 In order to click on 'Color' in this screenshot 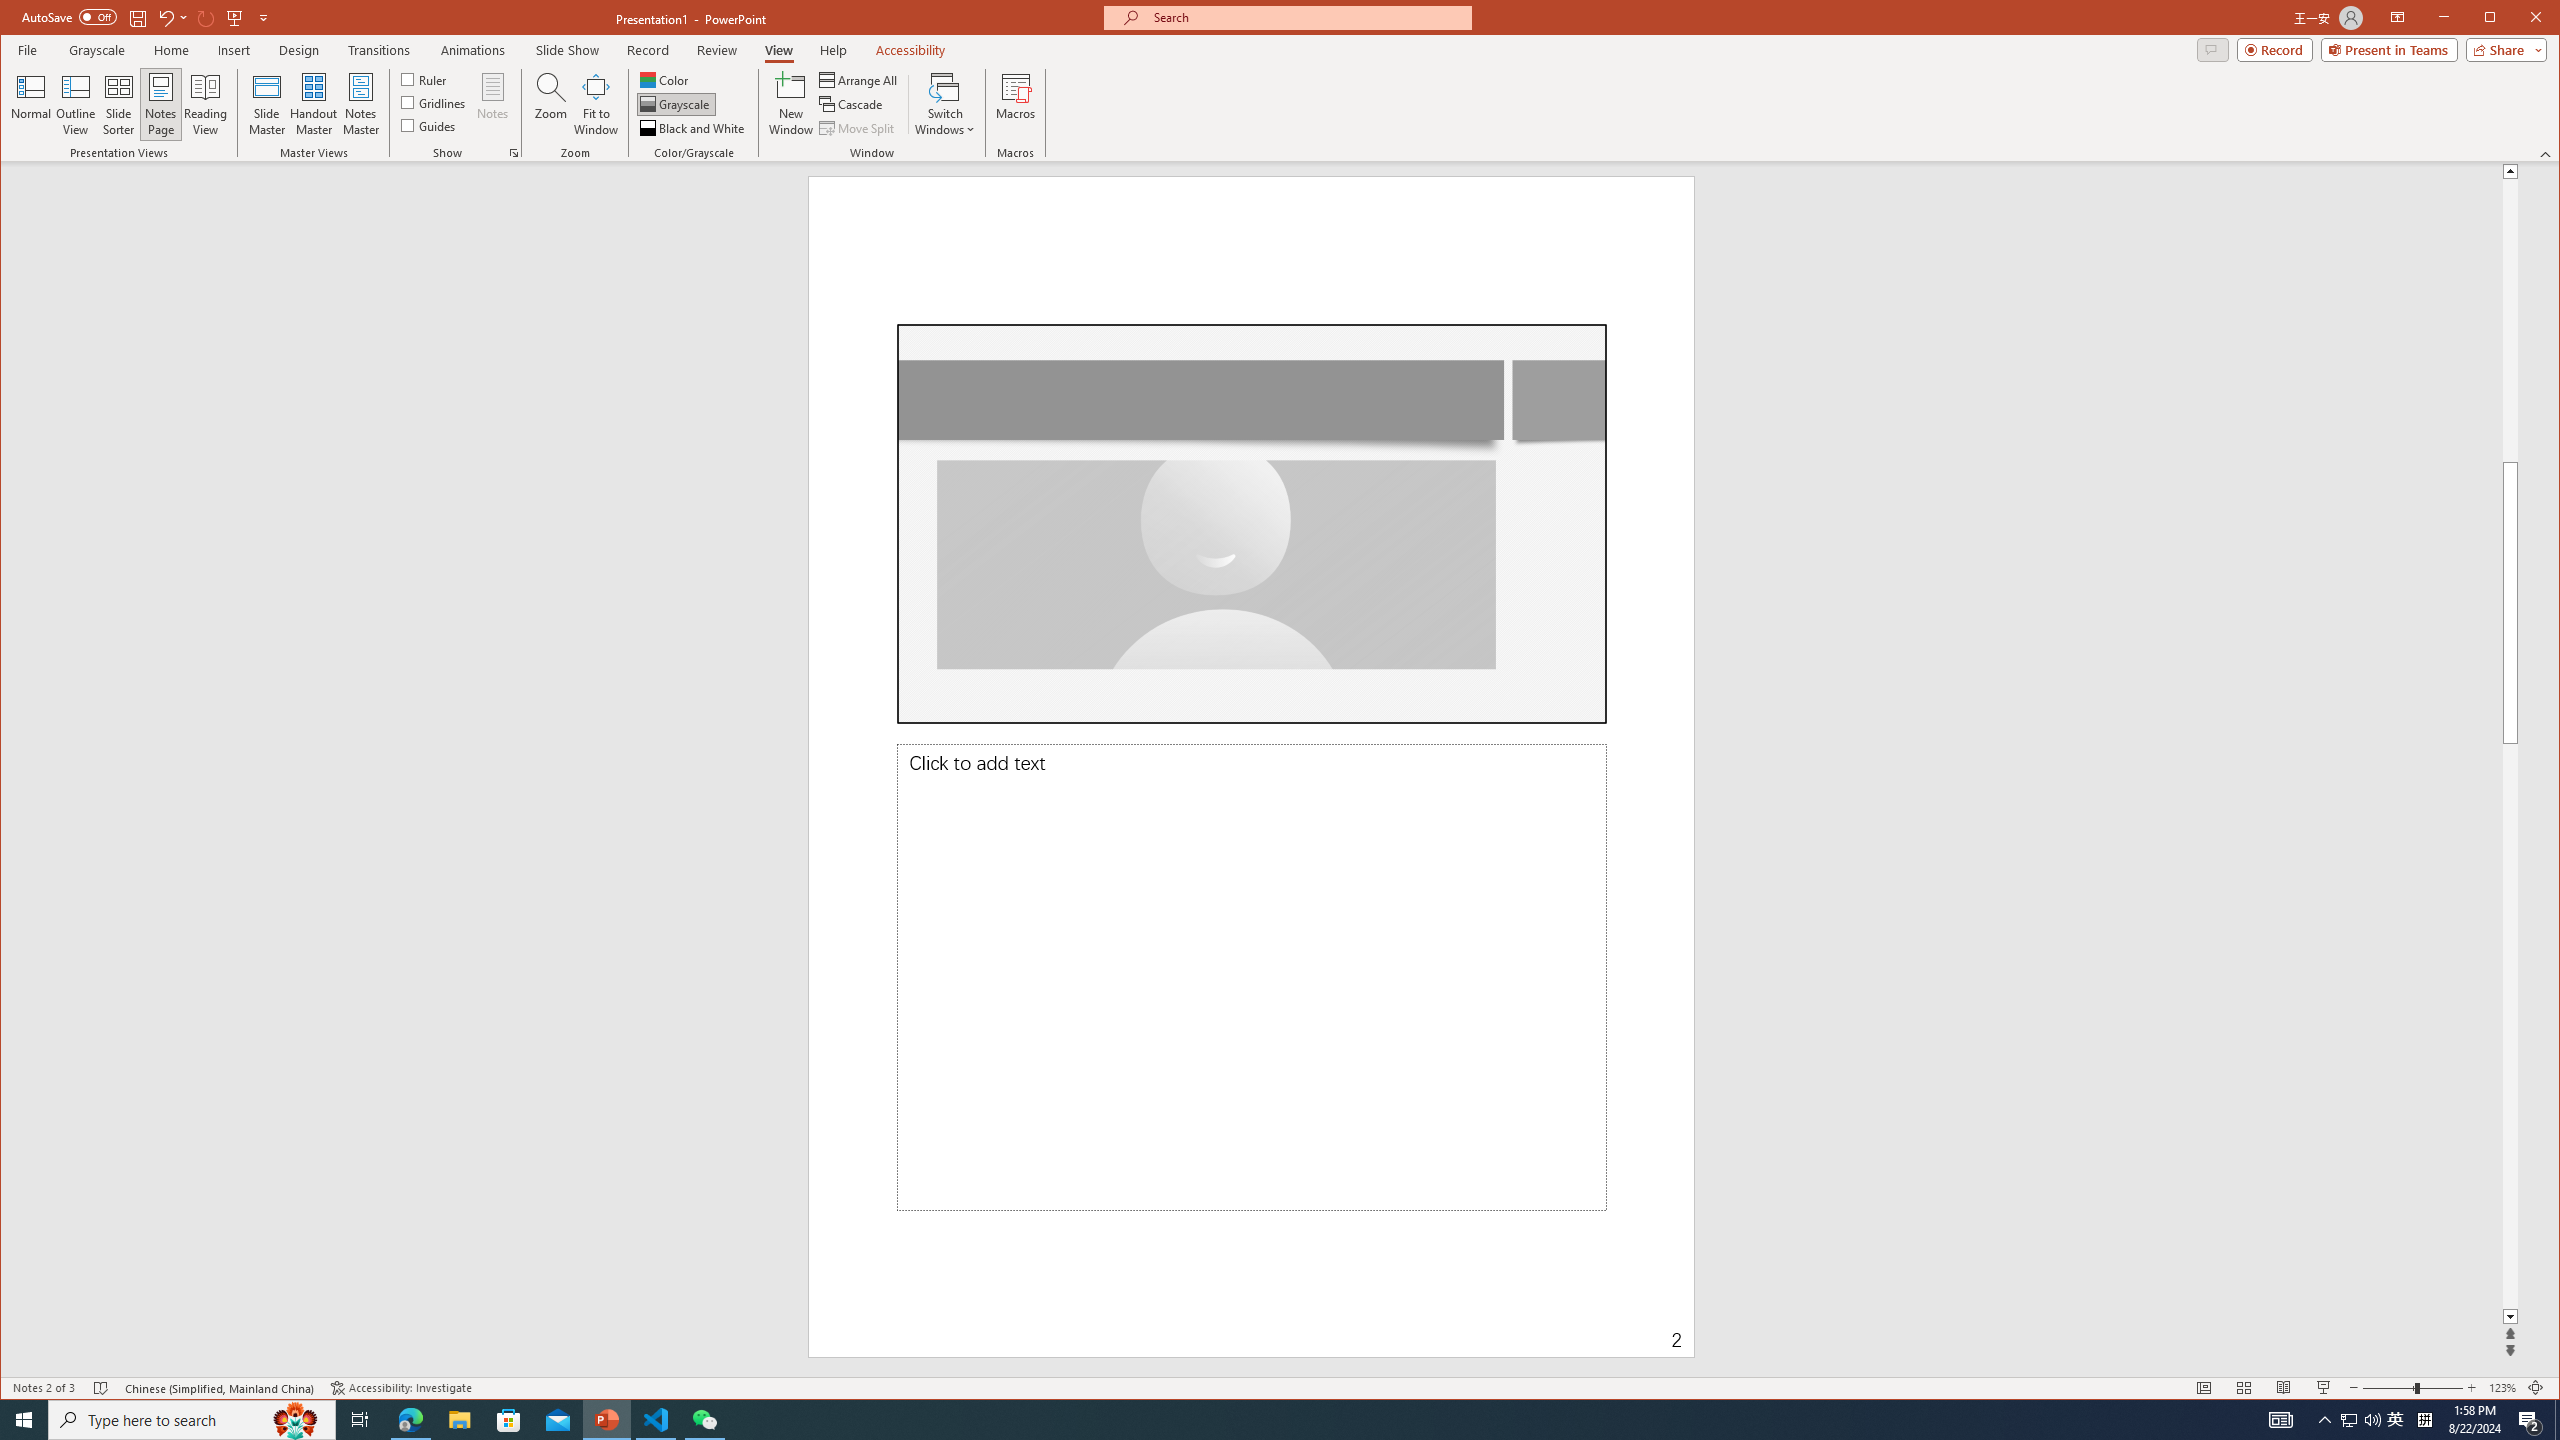, I will do `click(664, 80)`.